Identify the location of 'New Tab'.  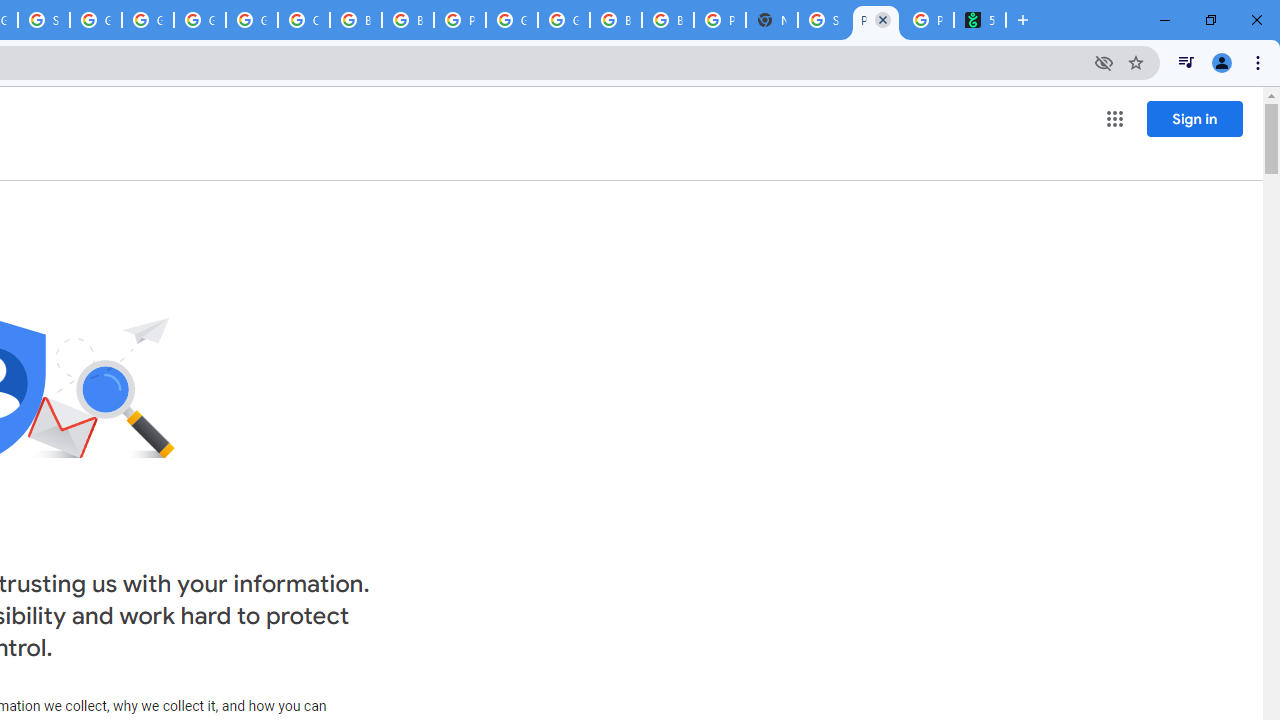
(770, 20).